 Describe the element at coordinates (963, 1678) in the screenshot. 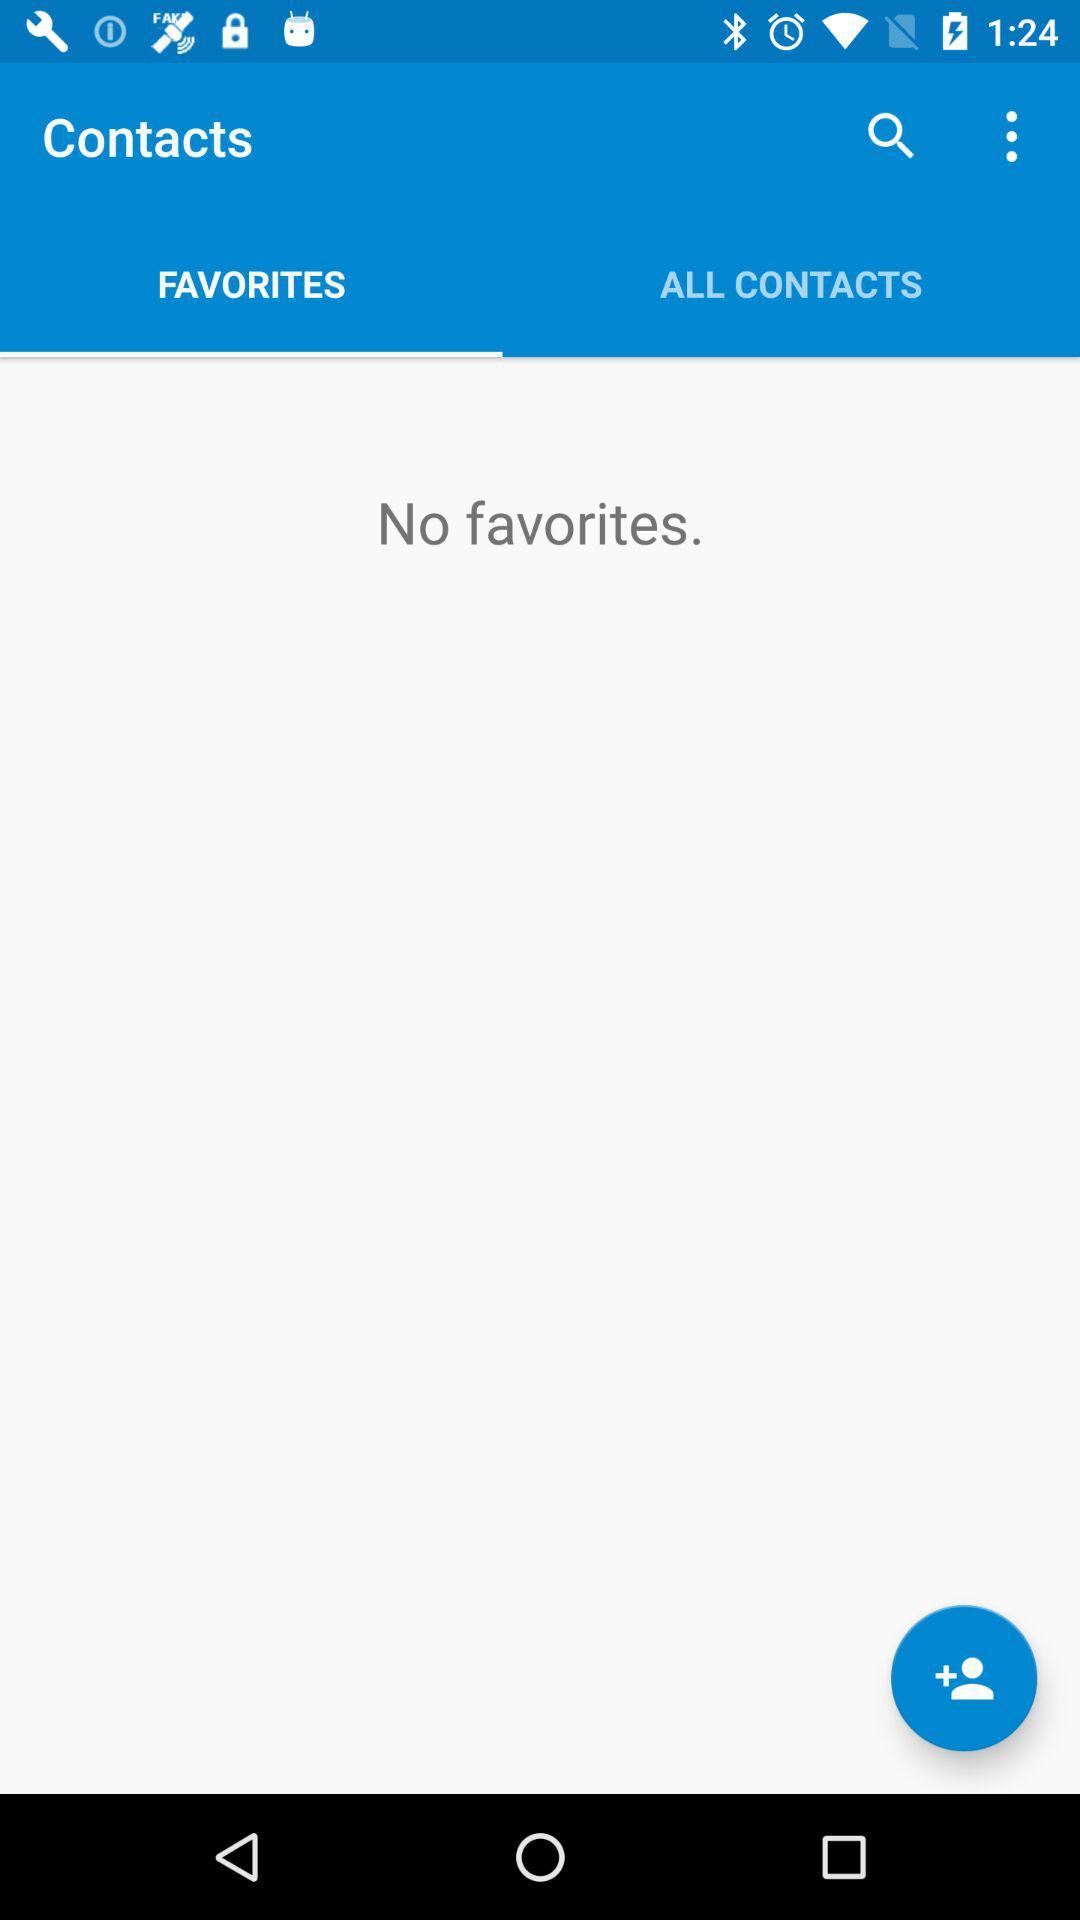

I see `the follow icon` at that location.